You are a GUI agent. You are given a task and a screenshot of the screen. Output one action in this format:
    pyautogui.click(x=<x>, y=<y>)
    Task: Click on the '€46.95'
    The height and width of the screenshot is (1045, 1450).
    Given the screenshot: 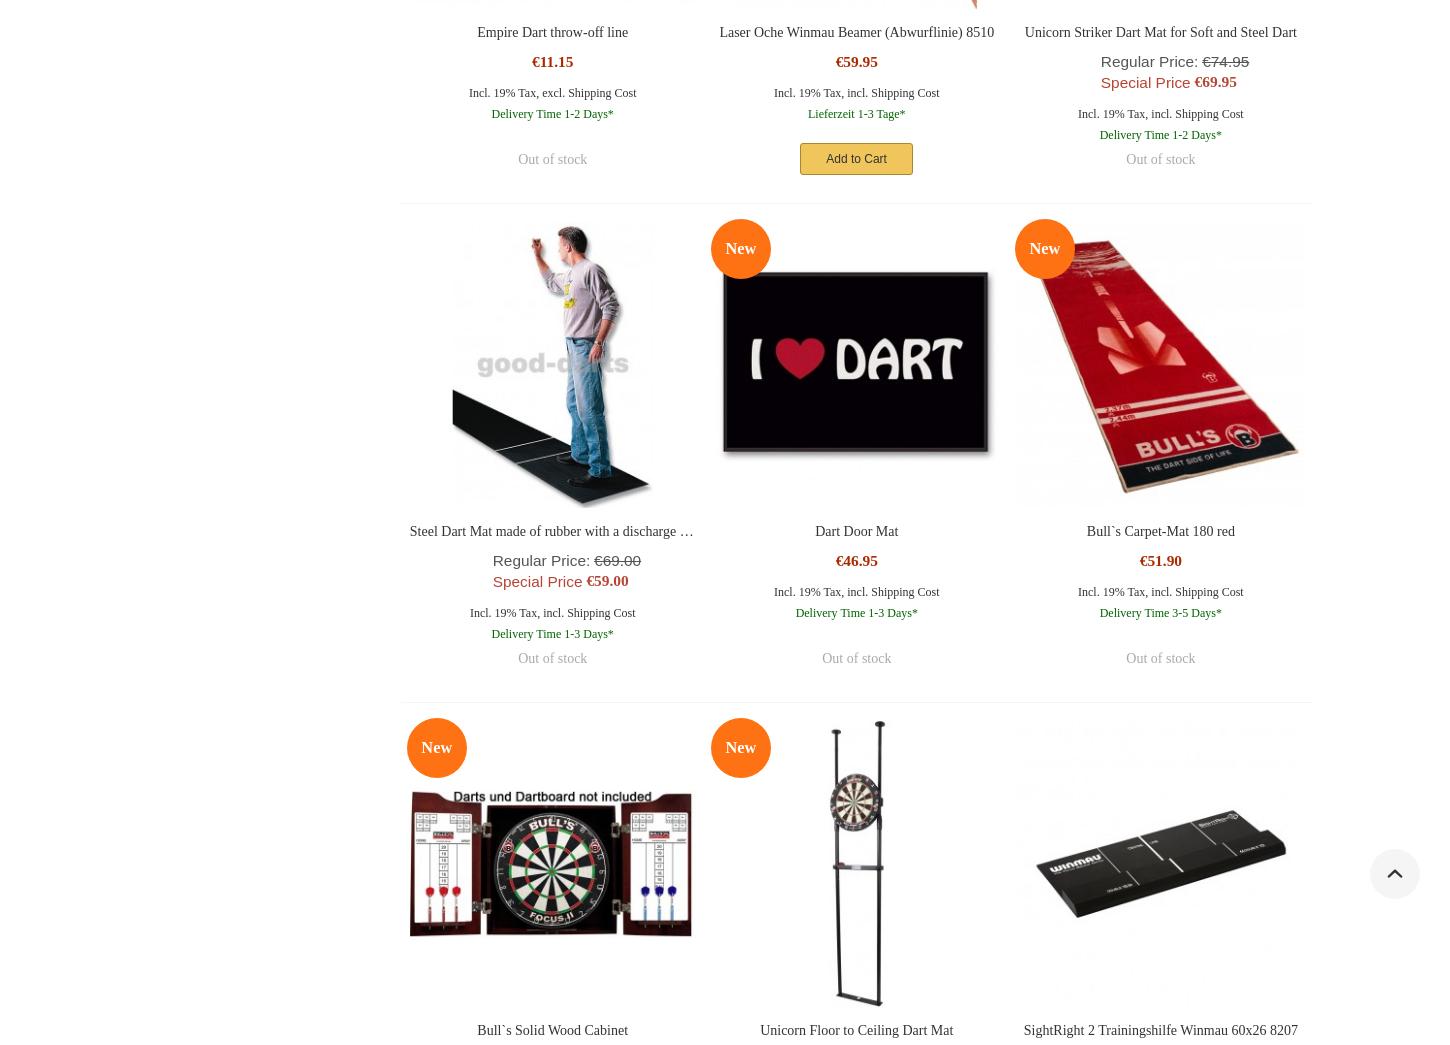 What is the action you would take?
    pyautogui.click(x=854, y=560)
    